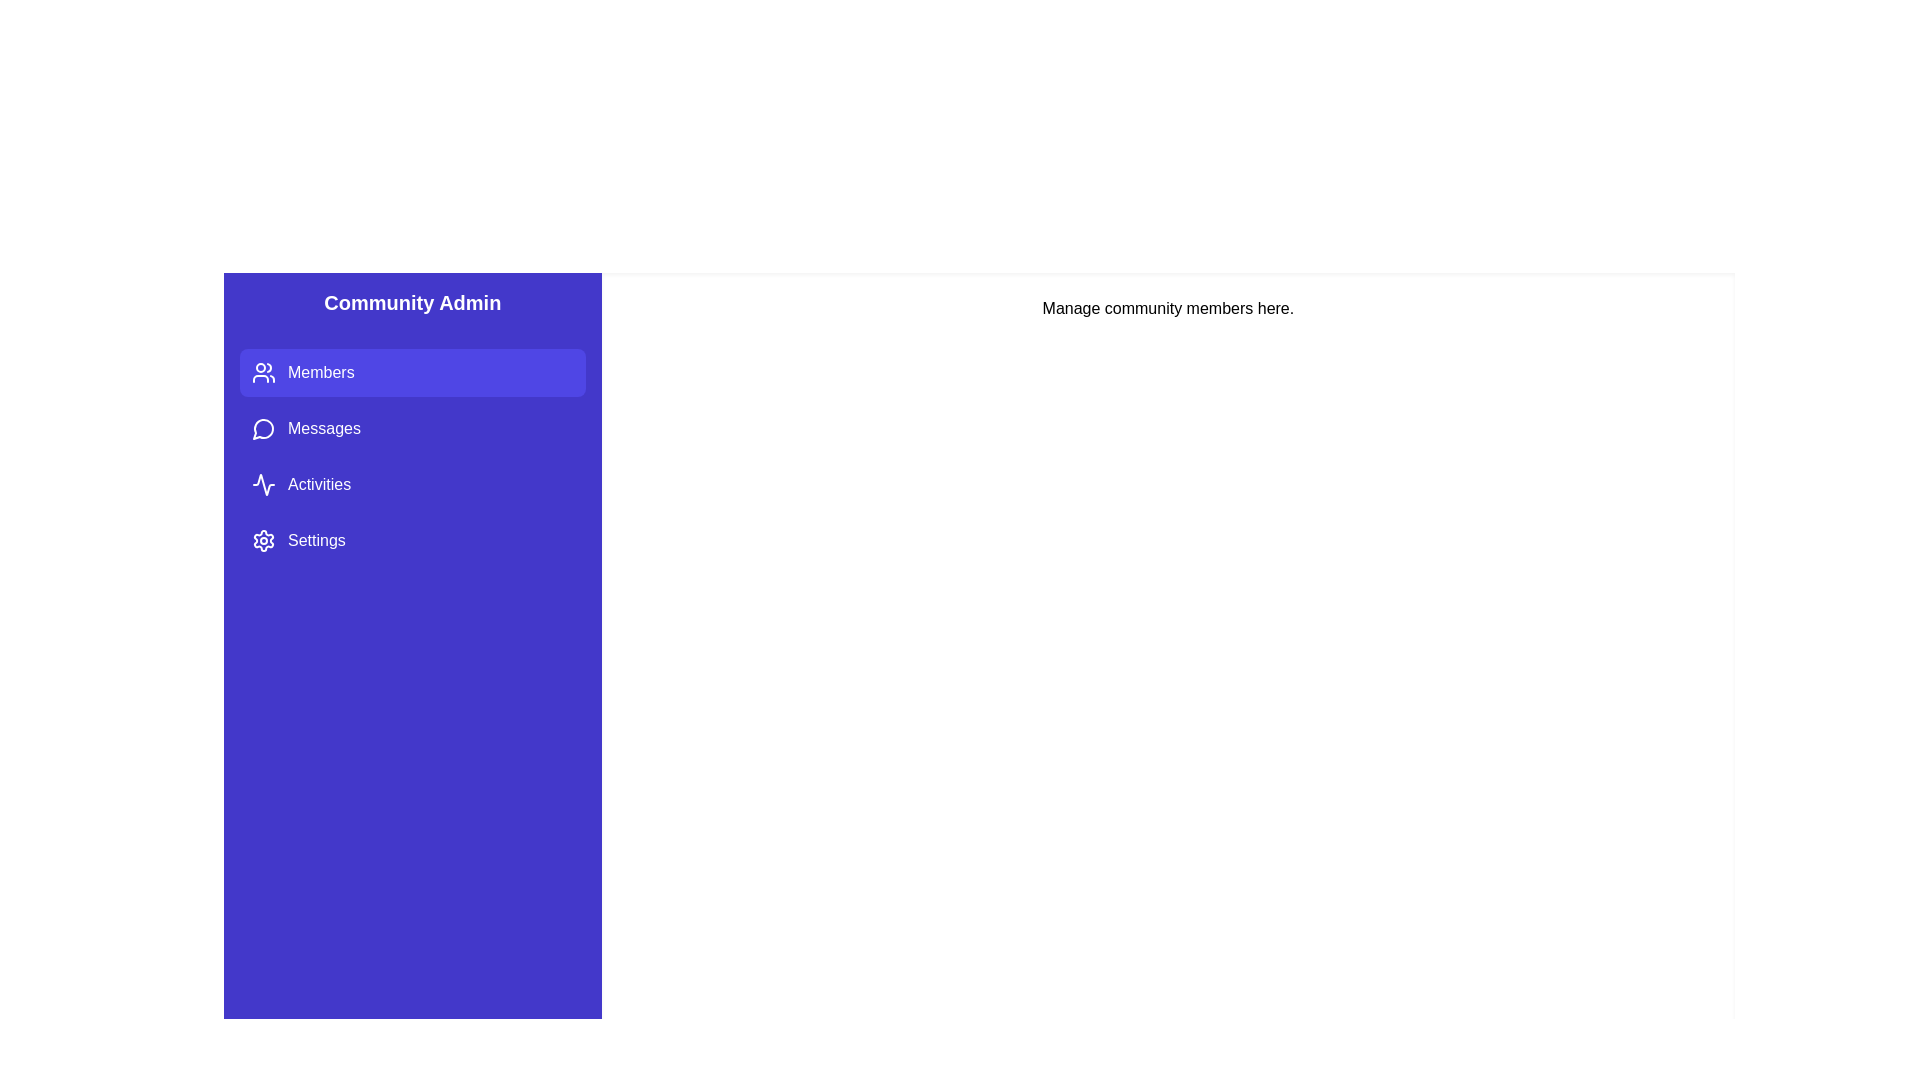  Describe the element at coordinates (262, 428) in the screenshot. I see `the 'Messages' SVG icon in the sidebar menu, which is the second item from the top` at that location.